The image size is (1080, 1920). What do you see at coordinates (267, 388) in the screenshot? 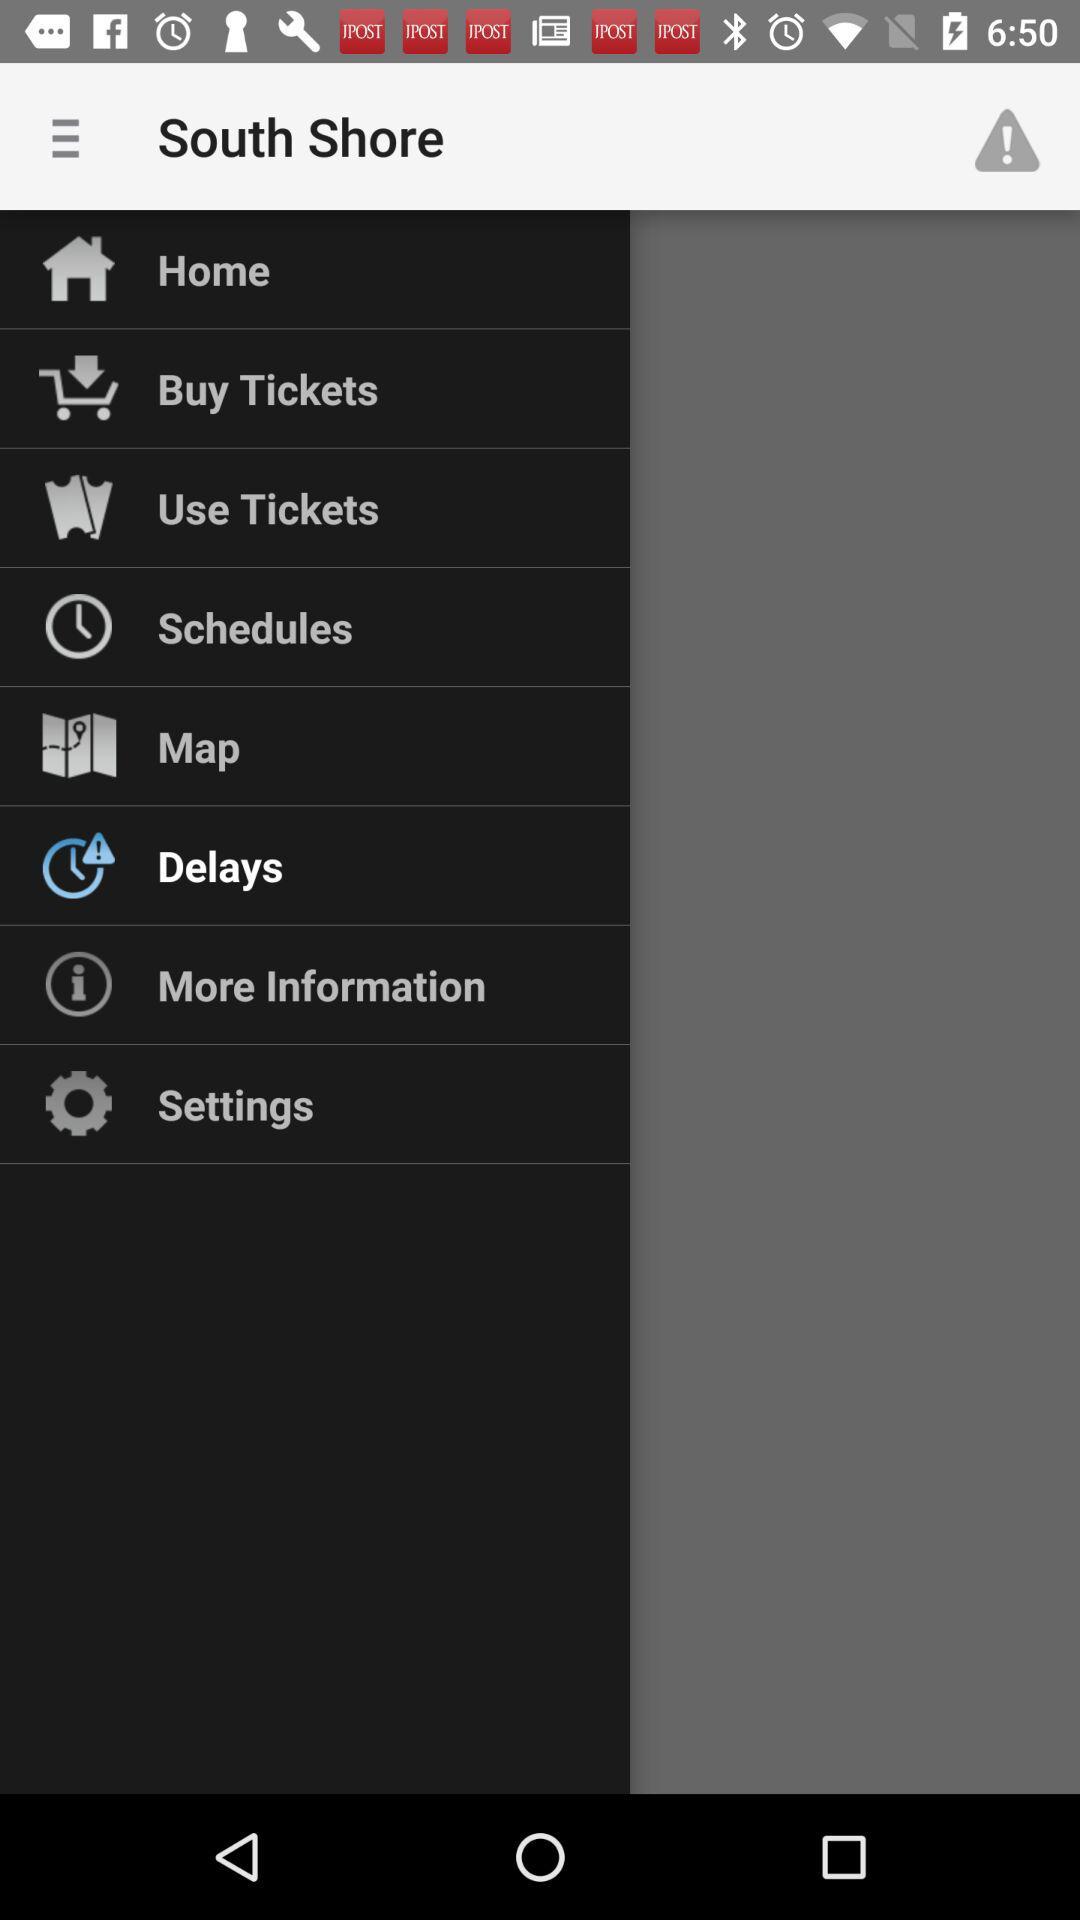
I see `the buy tickets item` at bounding box center [267, 388].